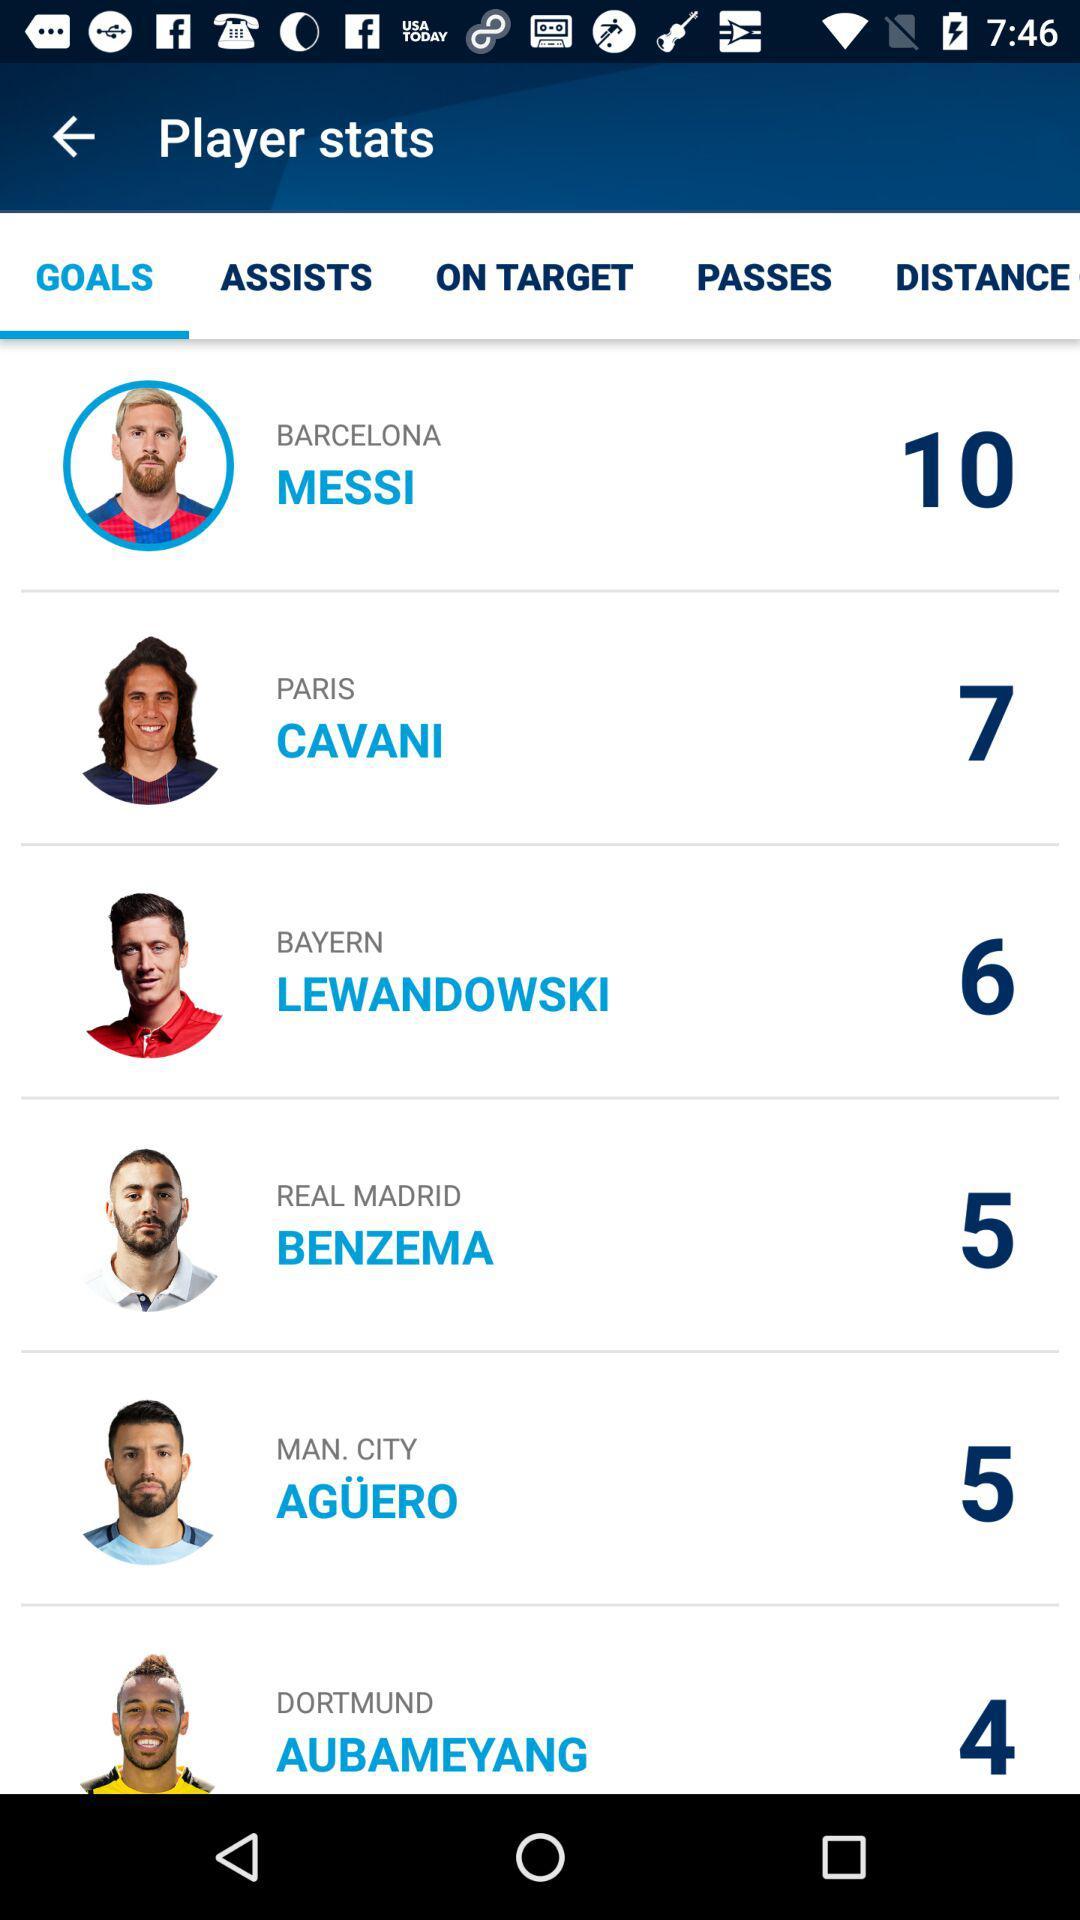  Describe the element at coordinates (72, 135) in the screenshot. I see `app to the left of the player stats item` at that location.